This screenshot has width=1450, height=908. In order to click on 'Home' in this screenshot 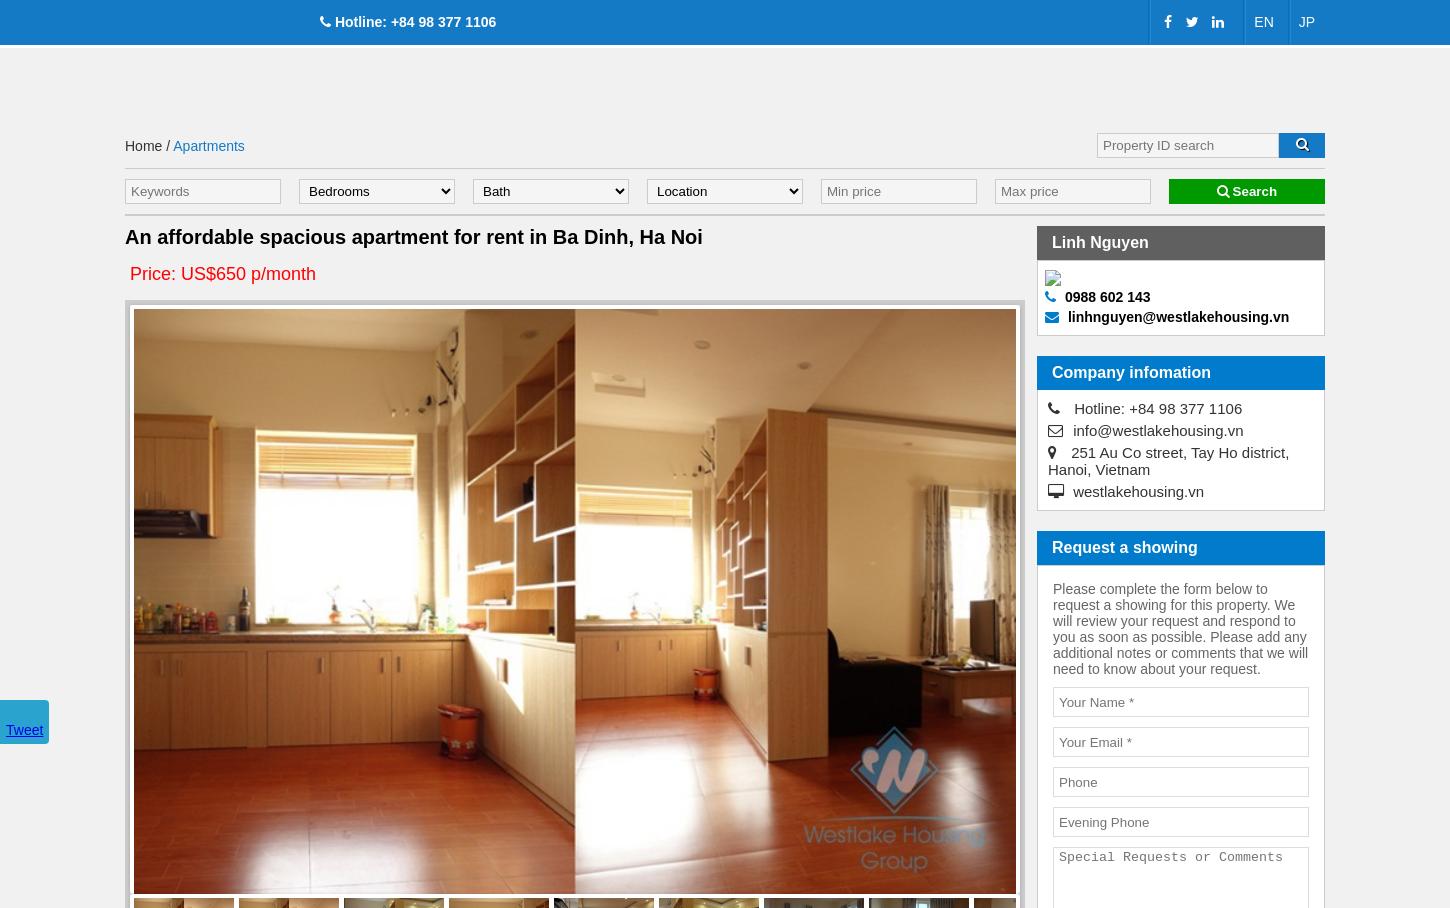, I will do `click(142, 146)`.